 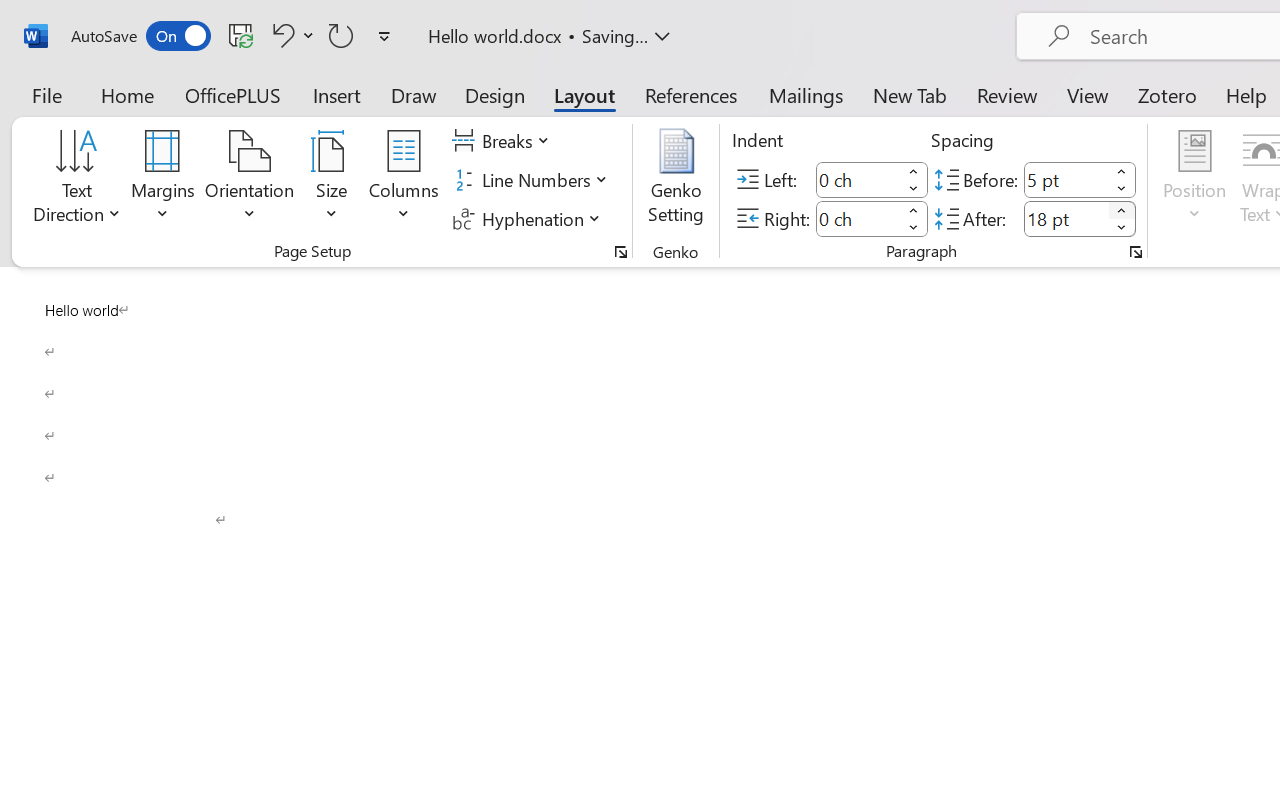 What do you see at coordinates (620, 251) in the screenshot?
I see `'Page Setup...'` at bounding box center [620, 251].